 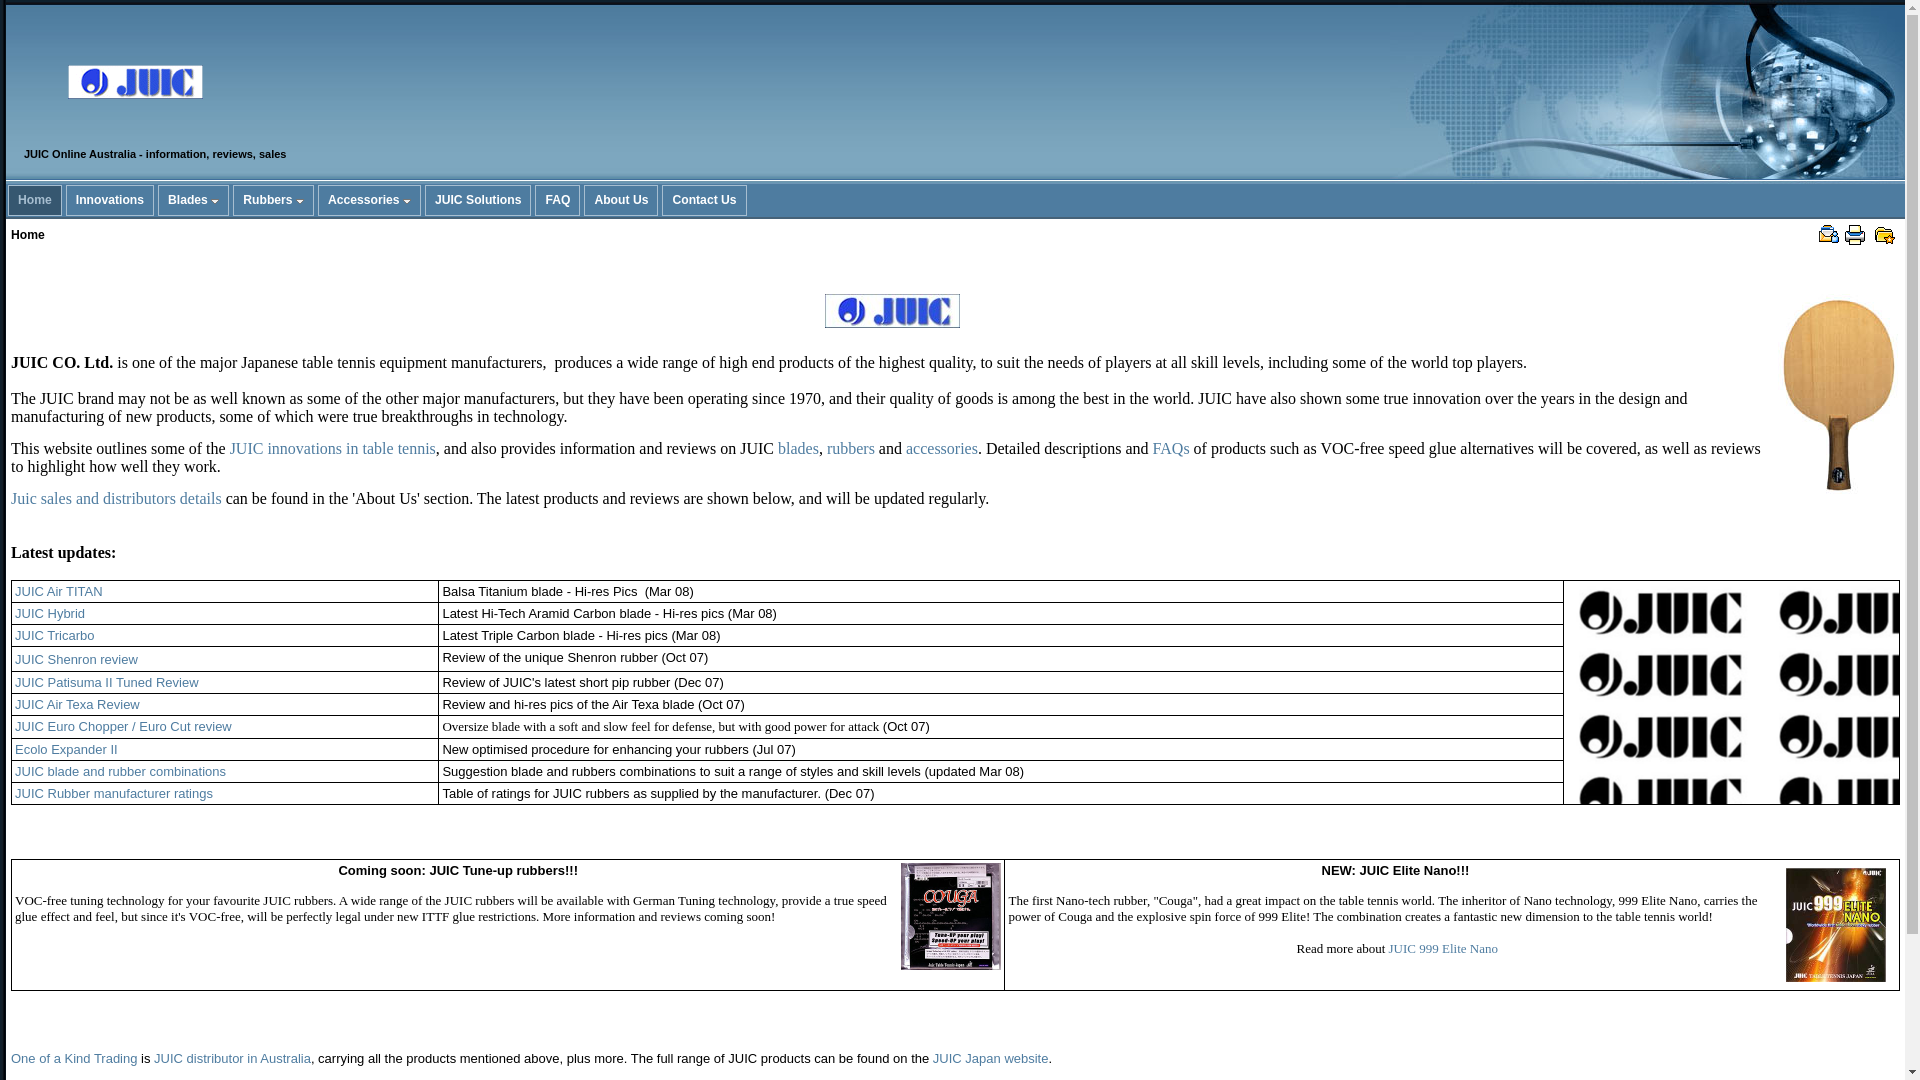 I want to click on 'JUIC blade and rubber combinations ', so click(x=14, y=770).